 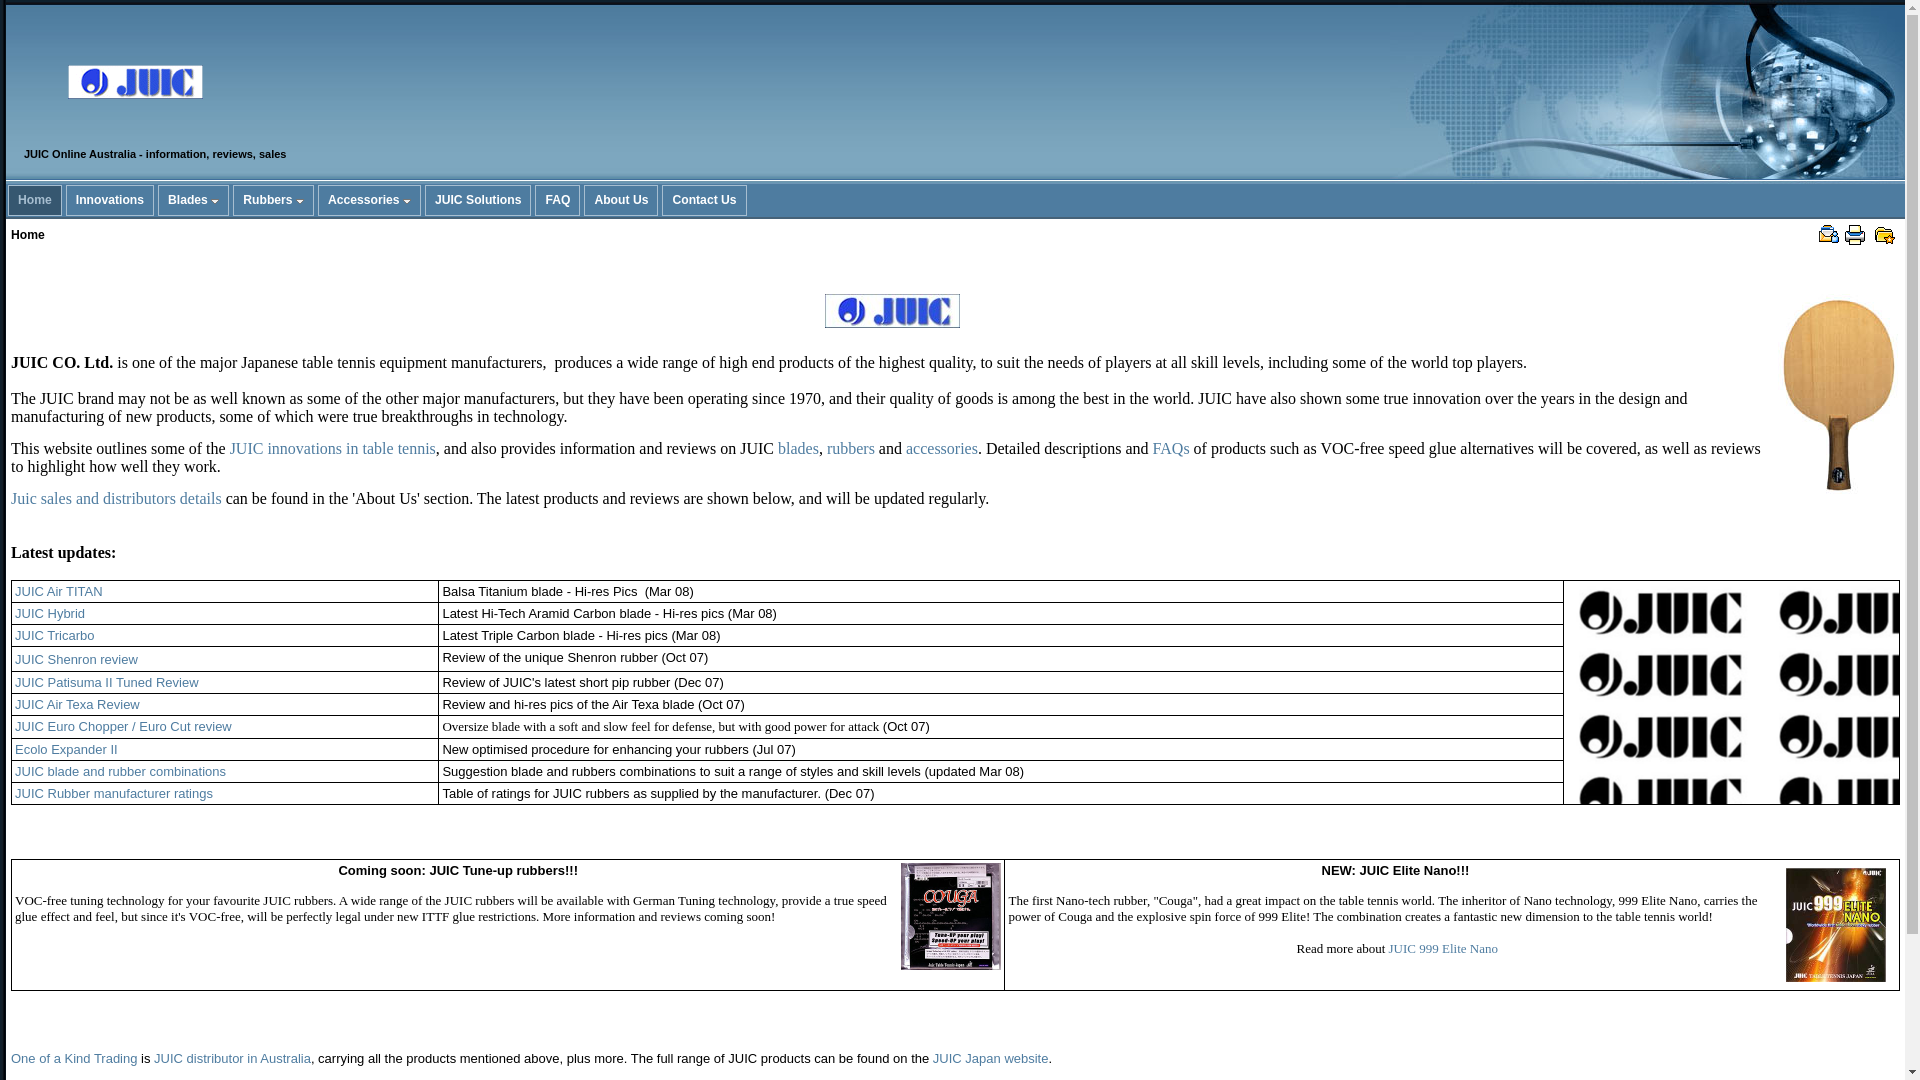 I want to click on 'JUIC blade and rubber combinations ', so click(x=14, y=770).